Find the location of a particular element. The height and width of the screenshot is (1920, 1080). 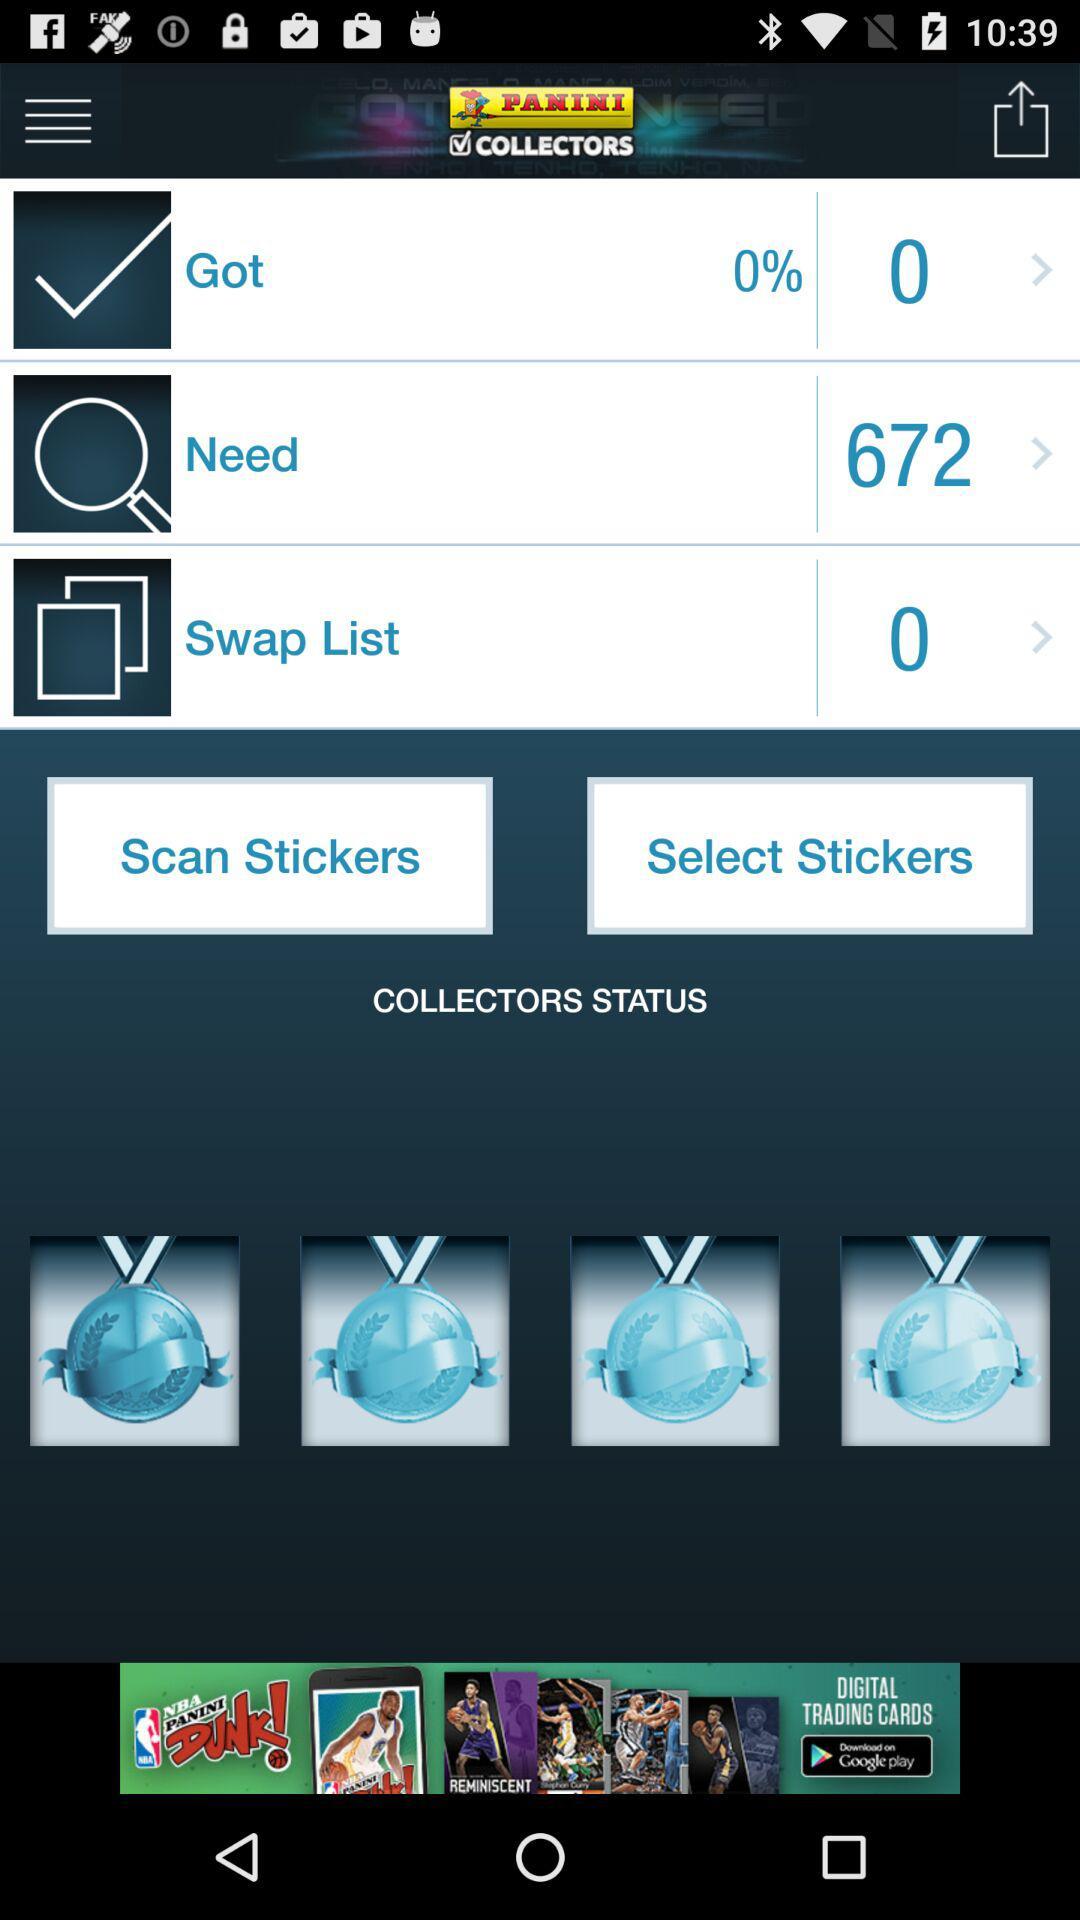

the item next to the 0% icon is located at coordinates (1021, 119).